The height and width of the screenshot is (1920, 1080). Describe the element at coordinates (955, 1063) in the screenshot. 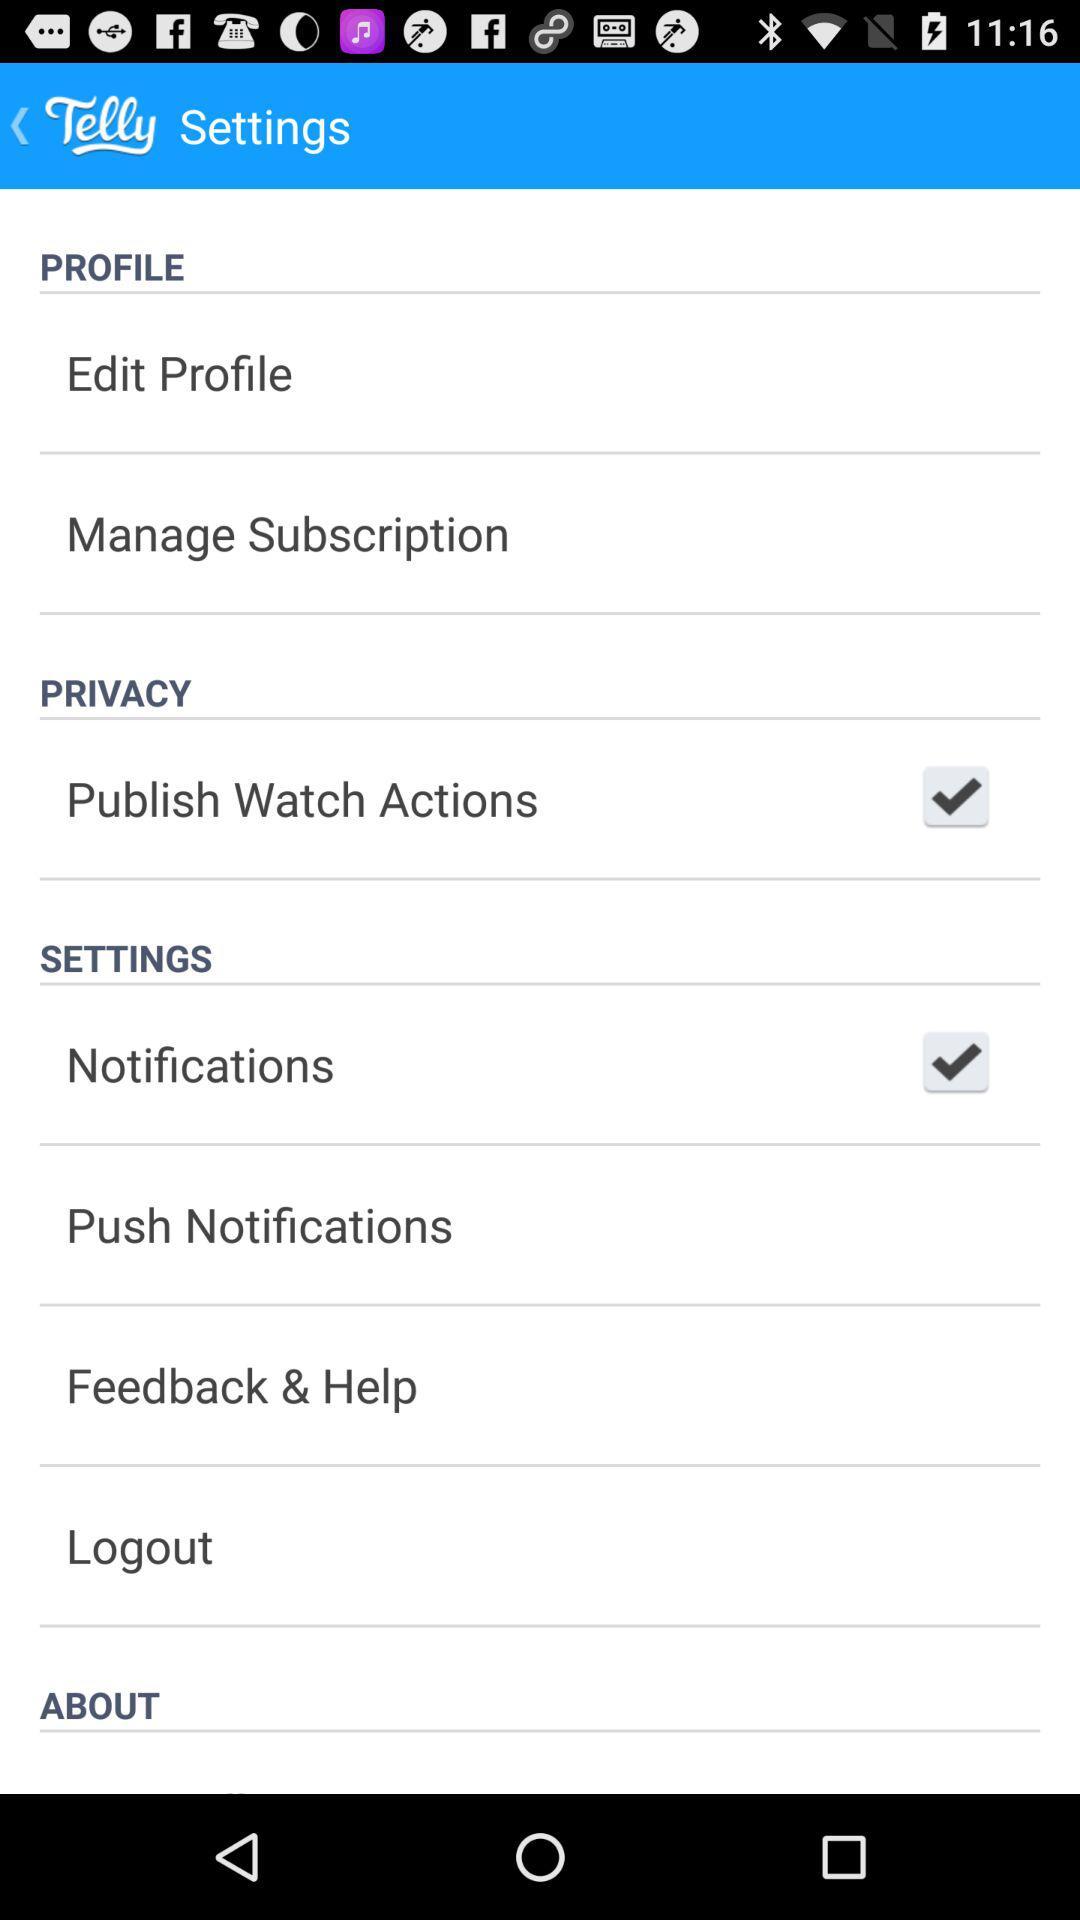

I see `turn notifications on or off` at that location.